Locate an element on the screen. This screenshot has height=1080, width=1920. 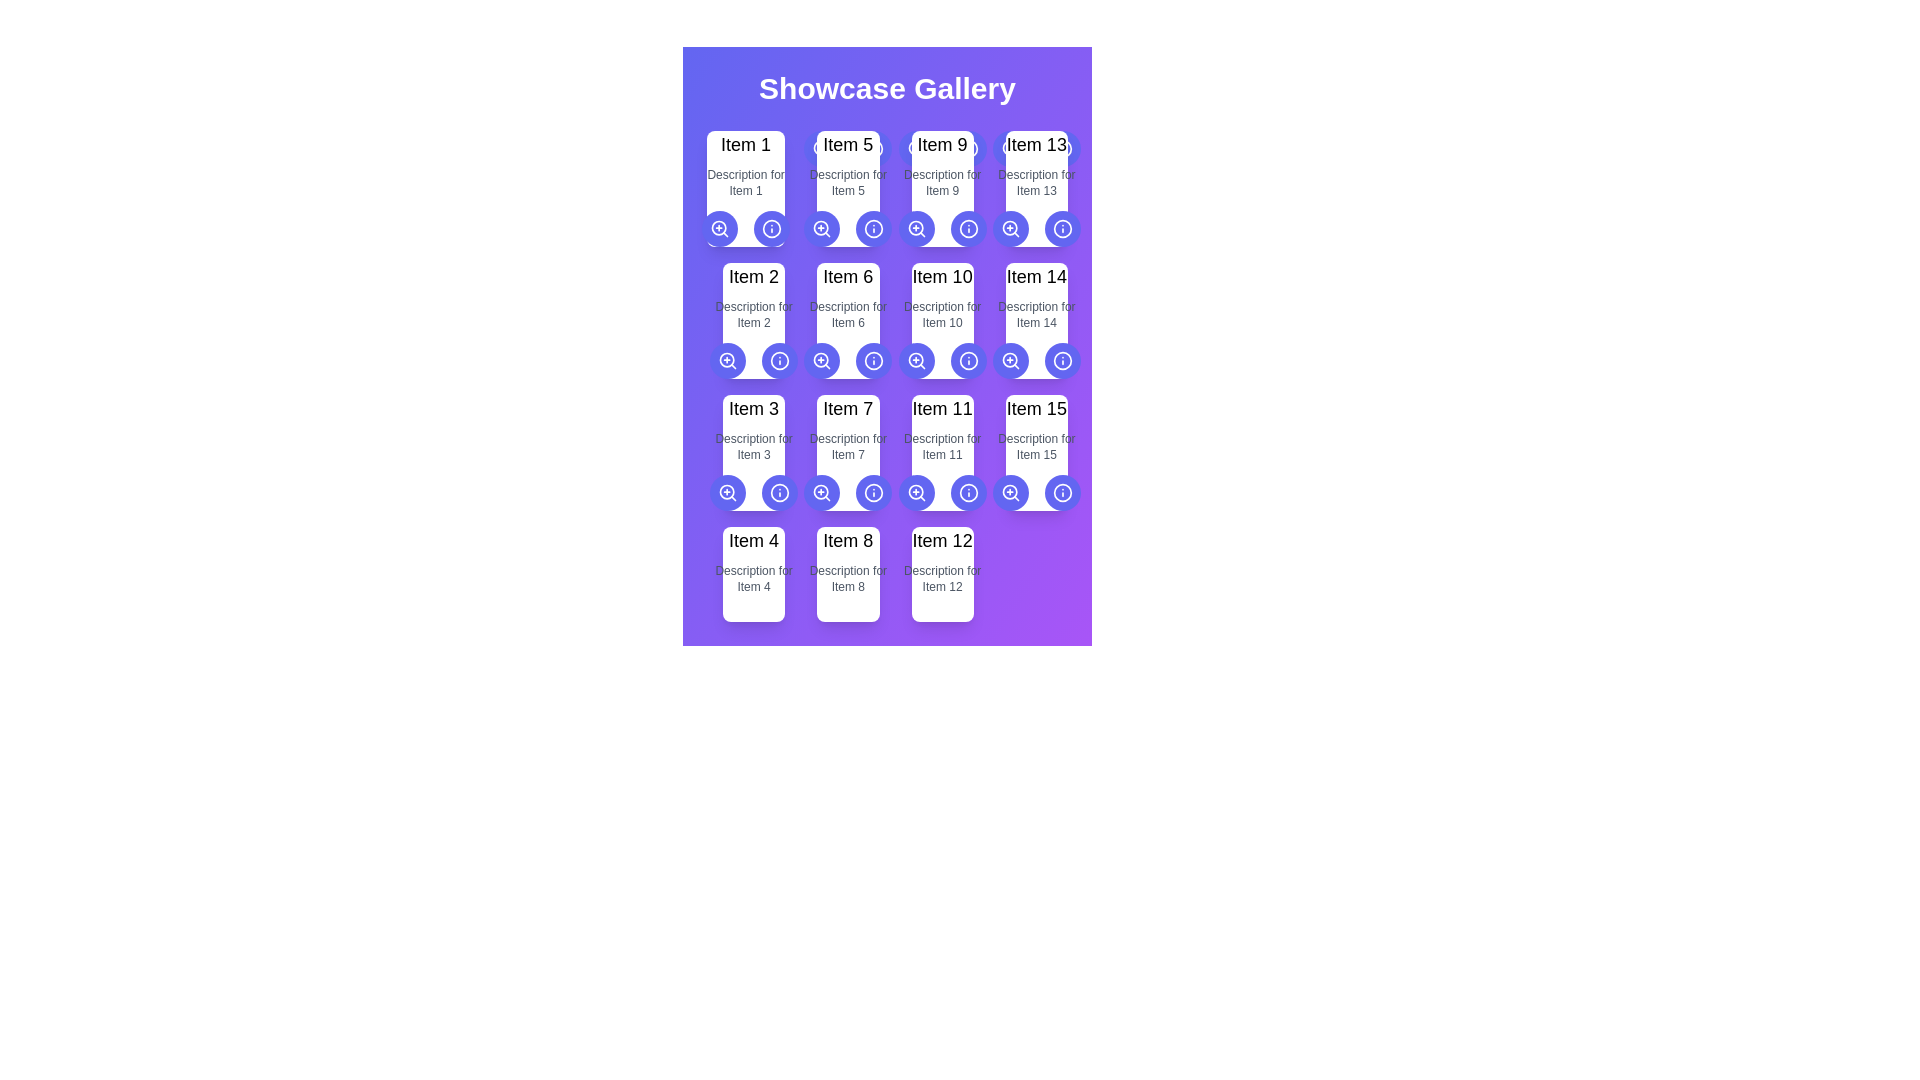
the central circle of the zoom-in icon, which is part of a larger SVG graphic, if it is interactive is located at coordinates (914, 360).